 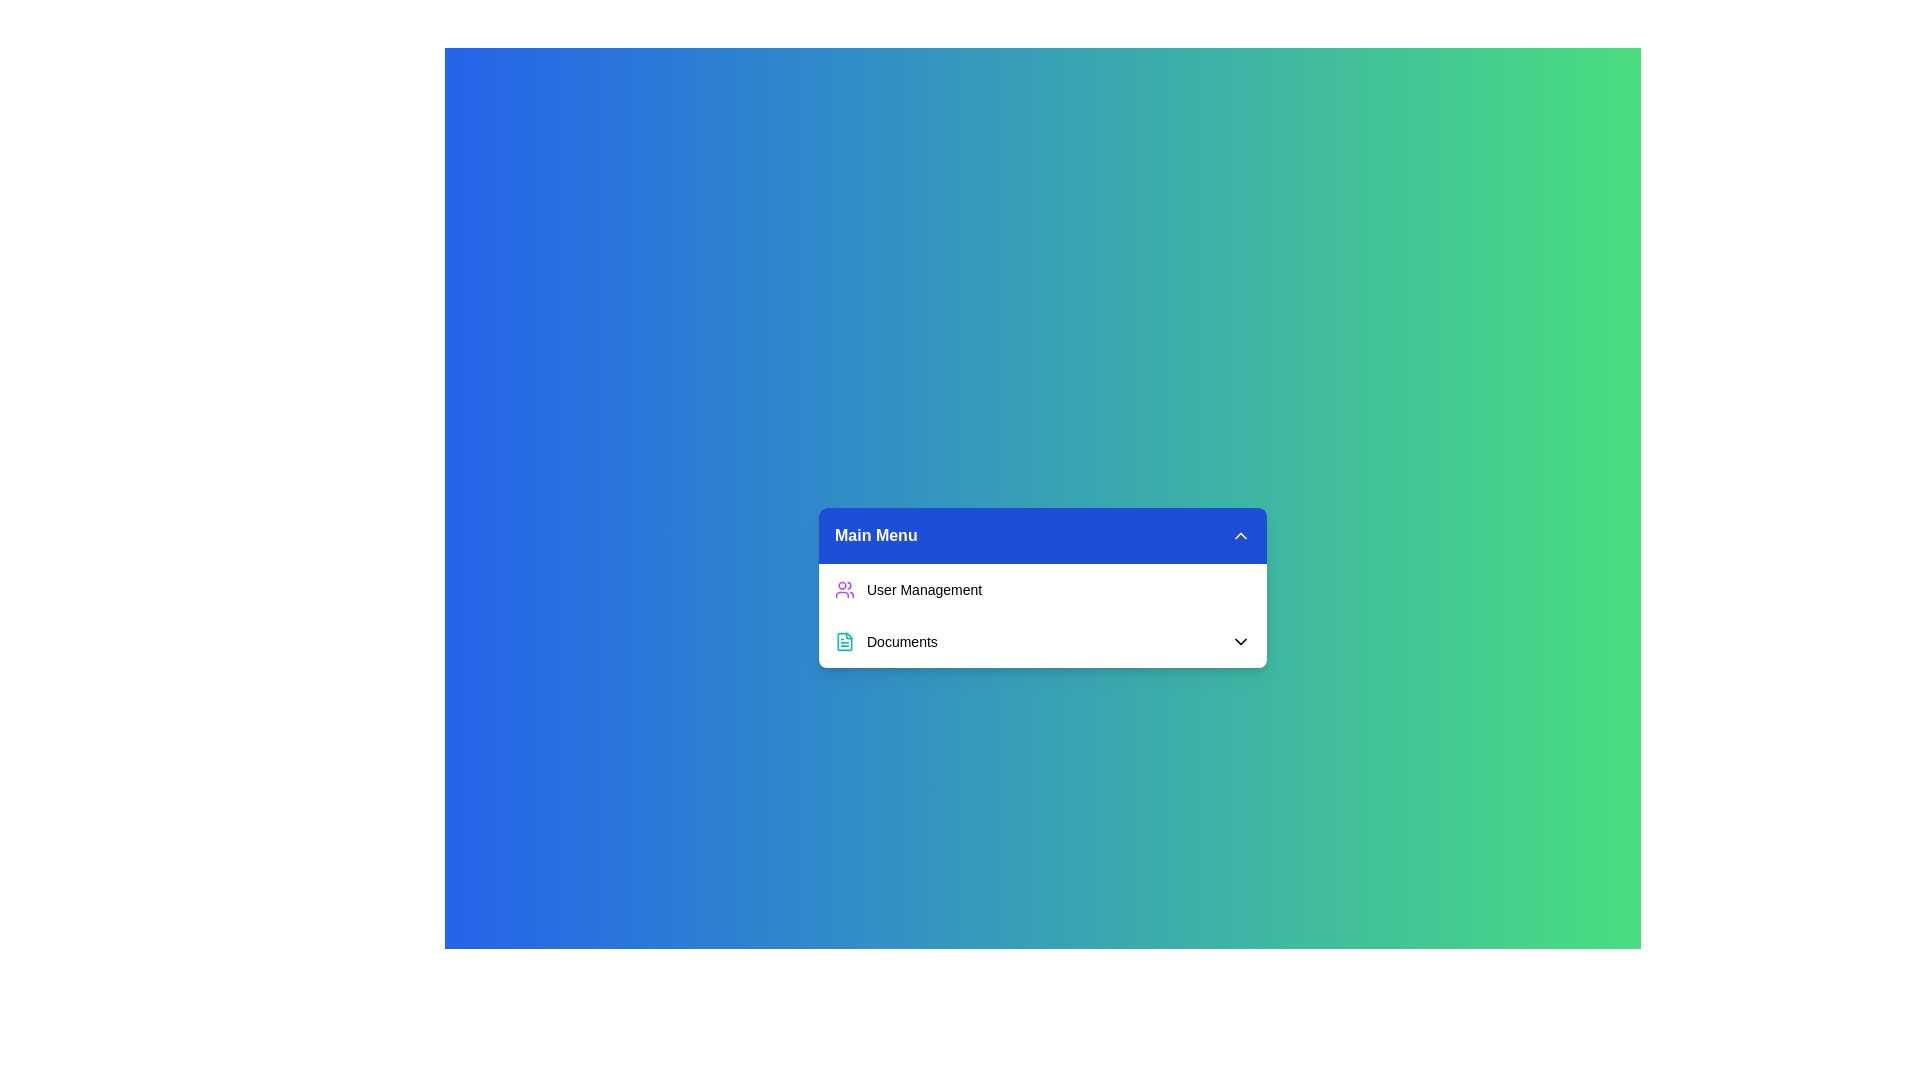 What do you see at coordinates (901, 641) in the screenshot?
I see `text label displaying 'Documents', which is styled in a small bold font and located next to a document icon` at bounding box center [901, 641].